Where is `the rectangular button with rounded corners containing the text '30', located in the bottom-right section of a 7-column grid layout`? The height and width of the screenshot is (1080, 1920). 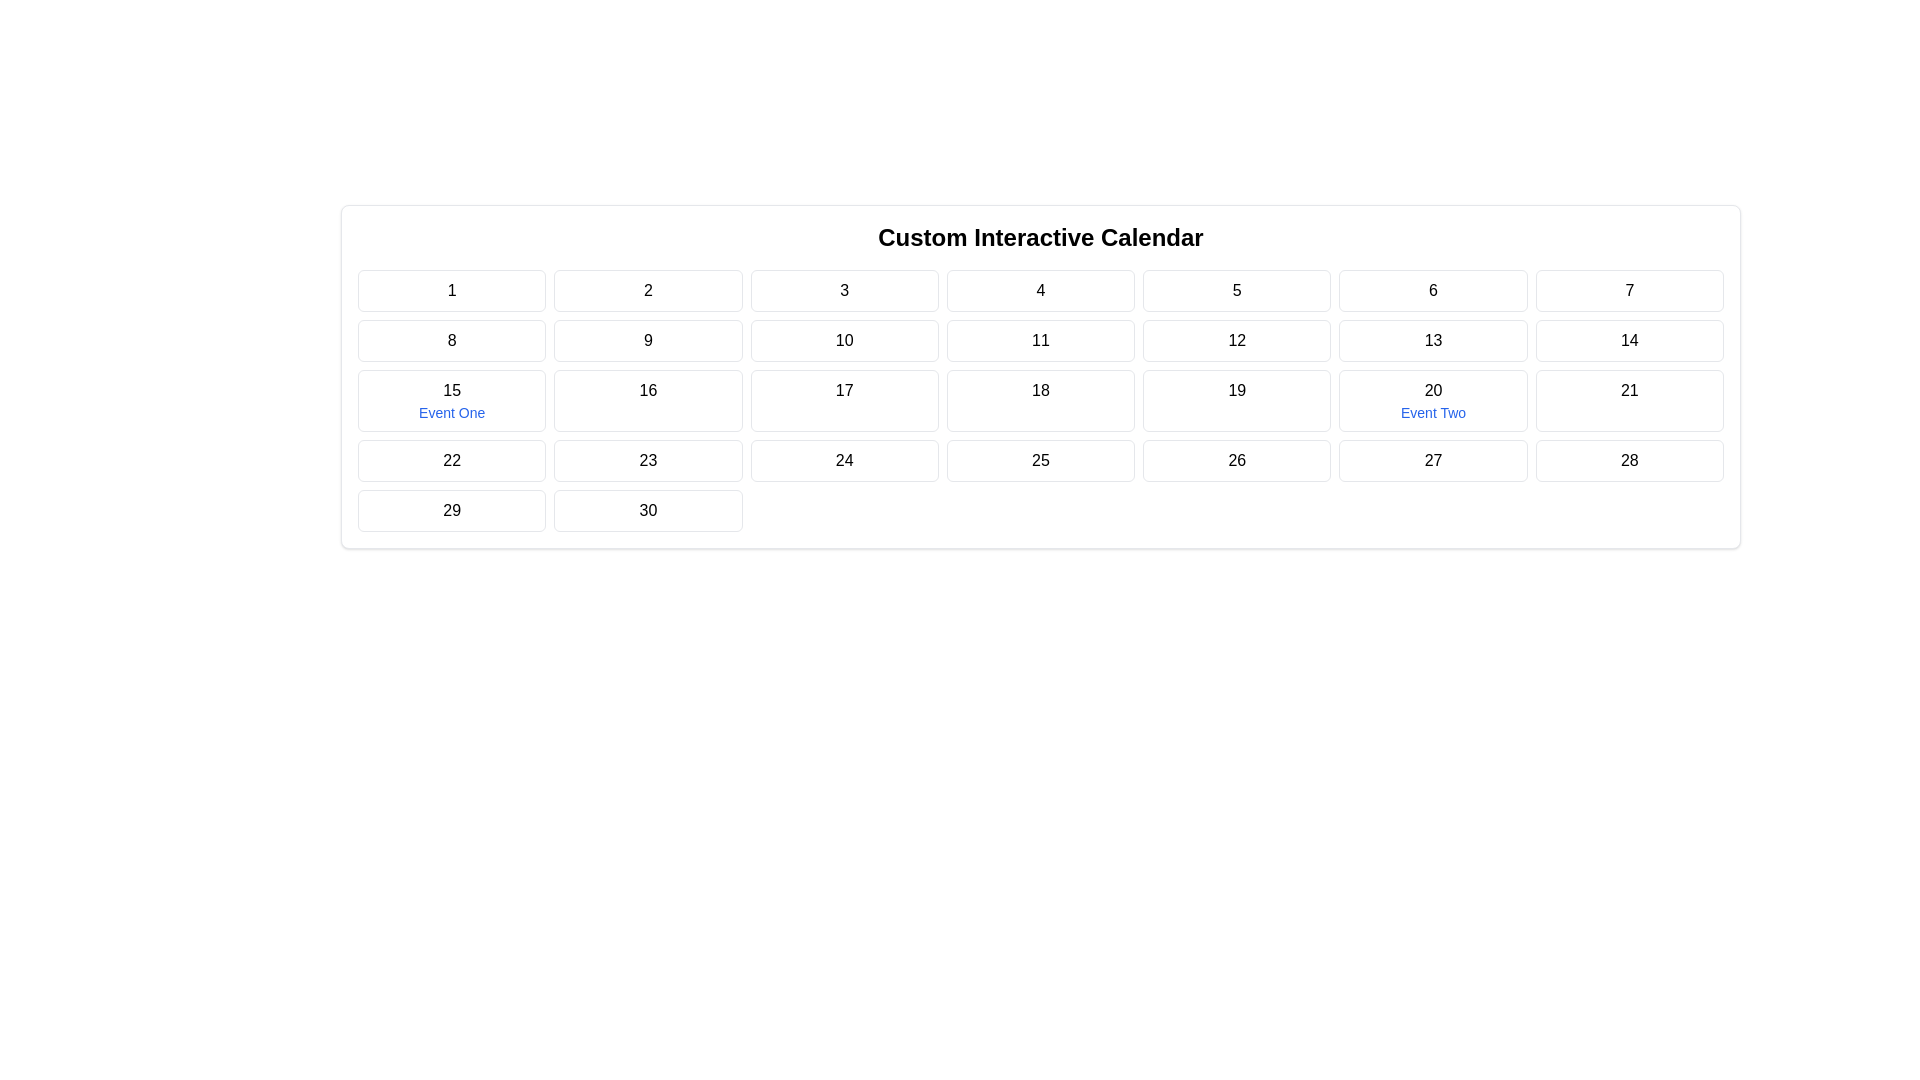
the rectangular button with rounded corners containing the text '30', located in the bottom-right section of a 7-column grid layout is located at coordinates (648, 509).